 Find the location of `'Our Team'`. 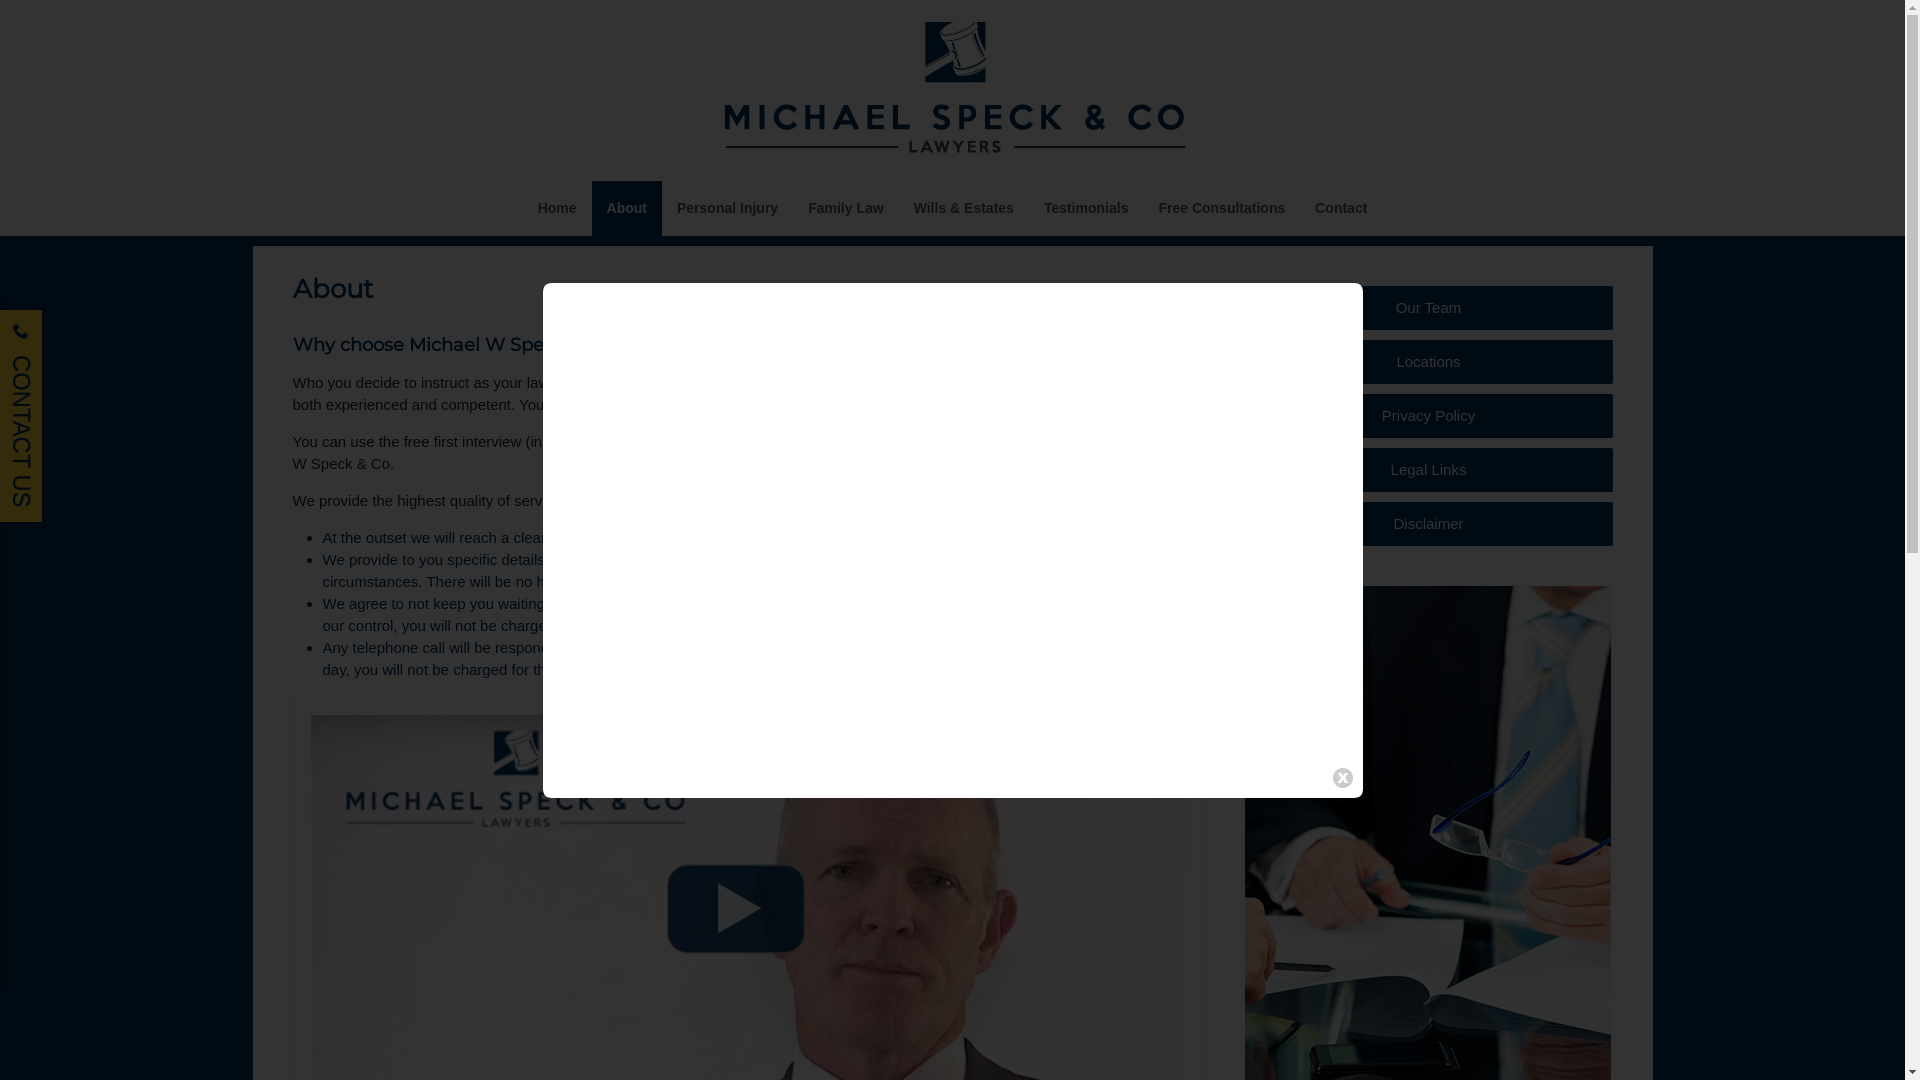

'Our Team' is located at coordinates (1427, 308).